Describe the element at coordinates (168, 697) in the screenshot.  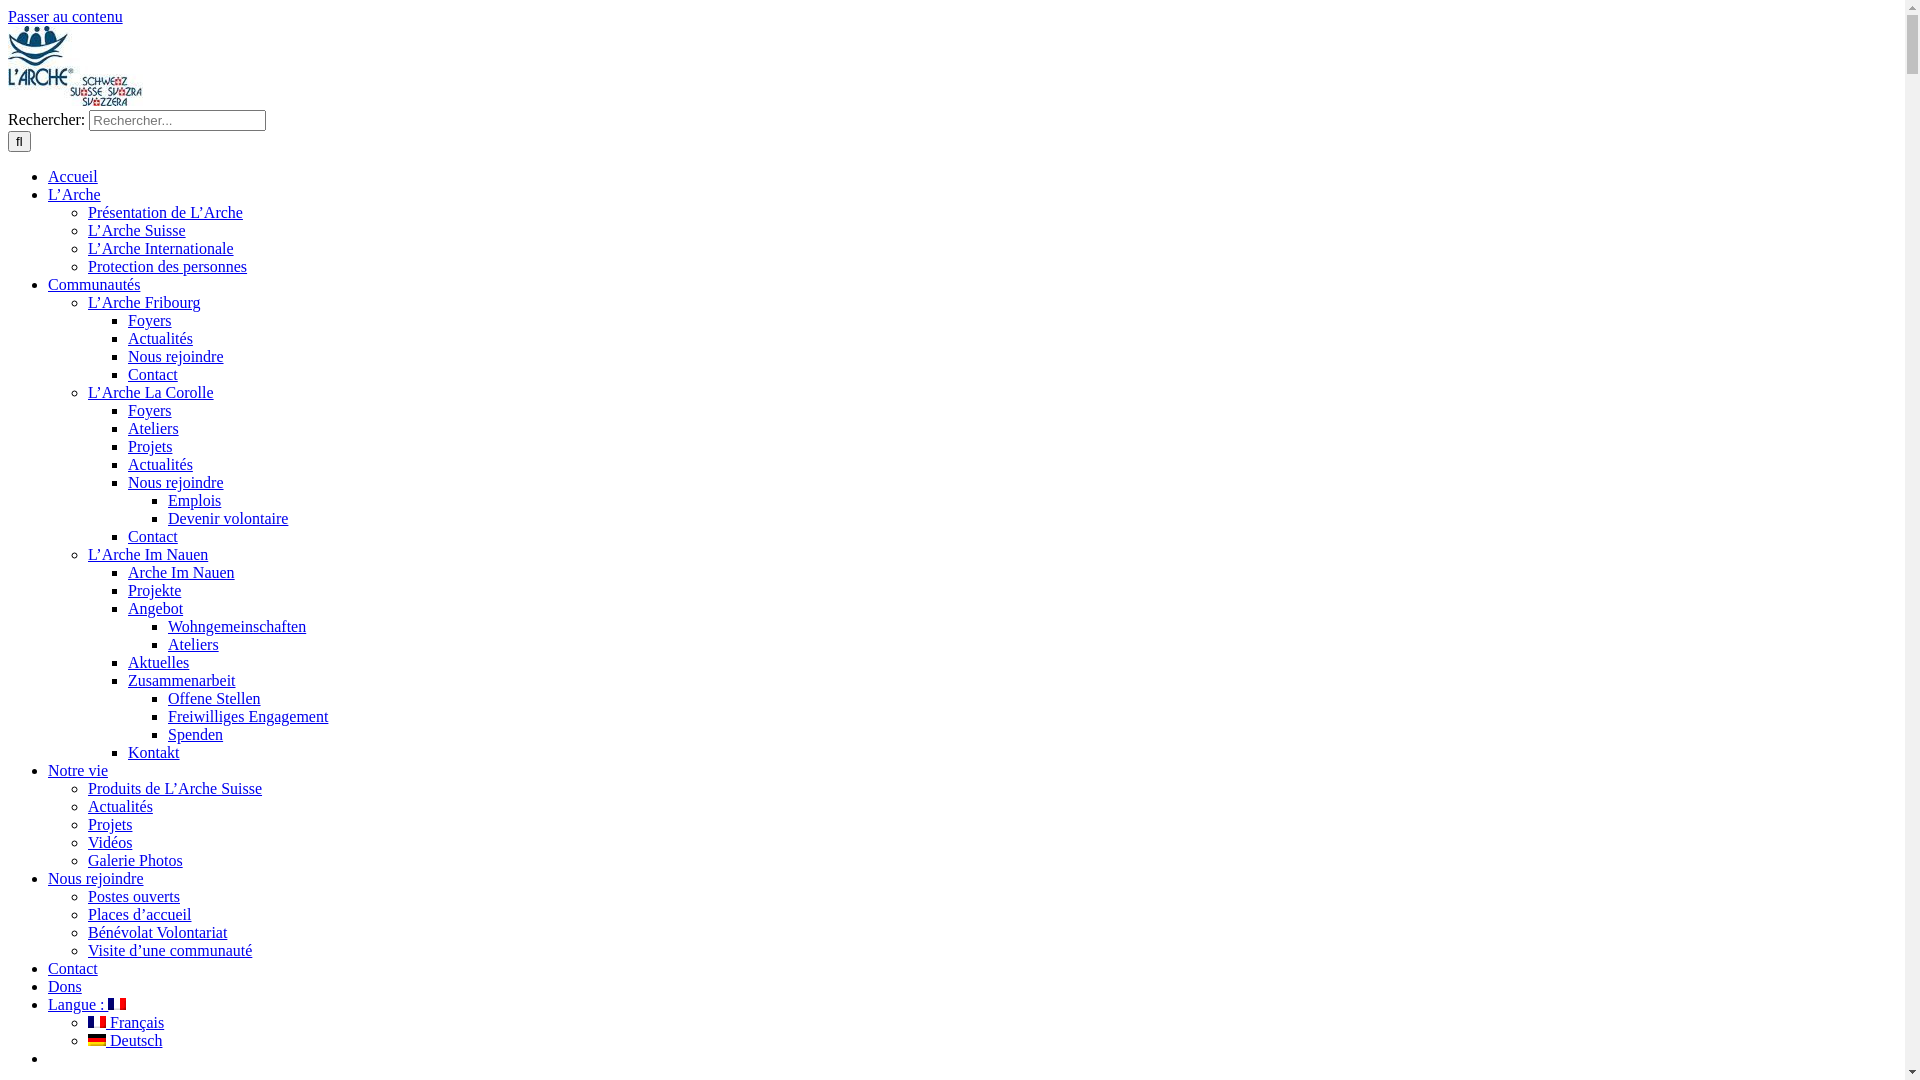
I see `'Offene Stellen'` at that location.